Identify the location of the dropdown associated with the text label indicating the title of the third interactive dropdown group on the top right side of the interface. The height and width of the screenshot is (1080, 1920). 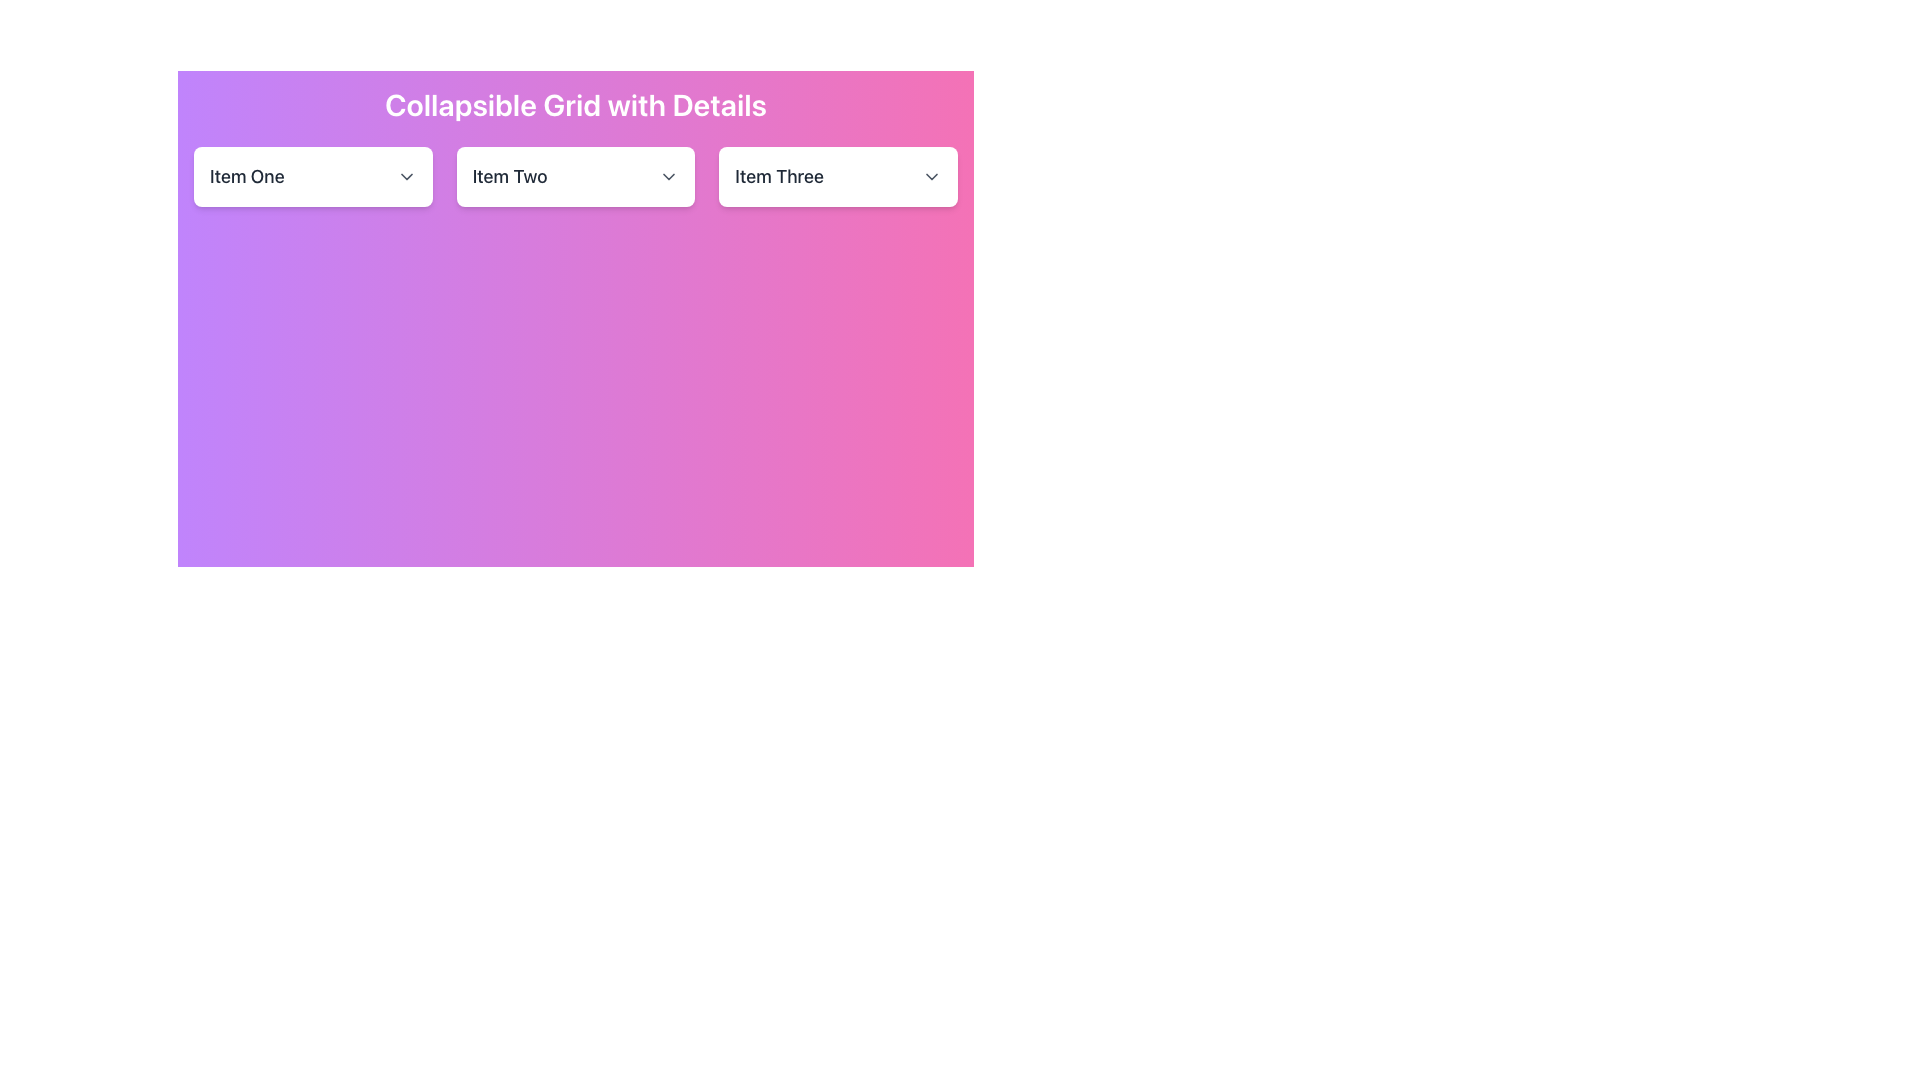
(778, 176).